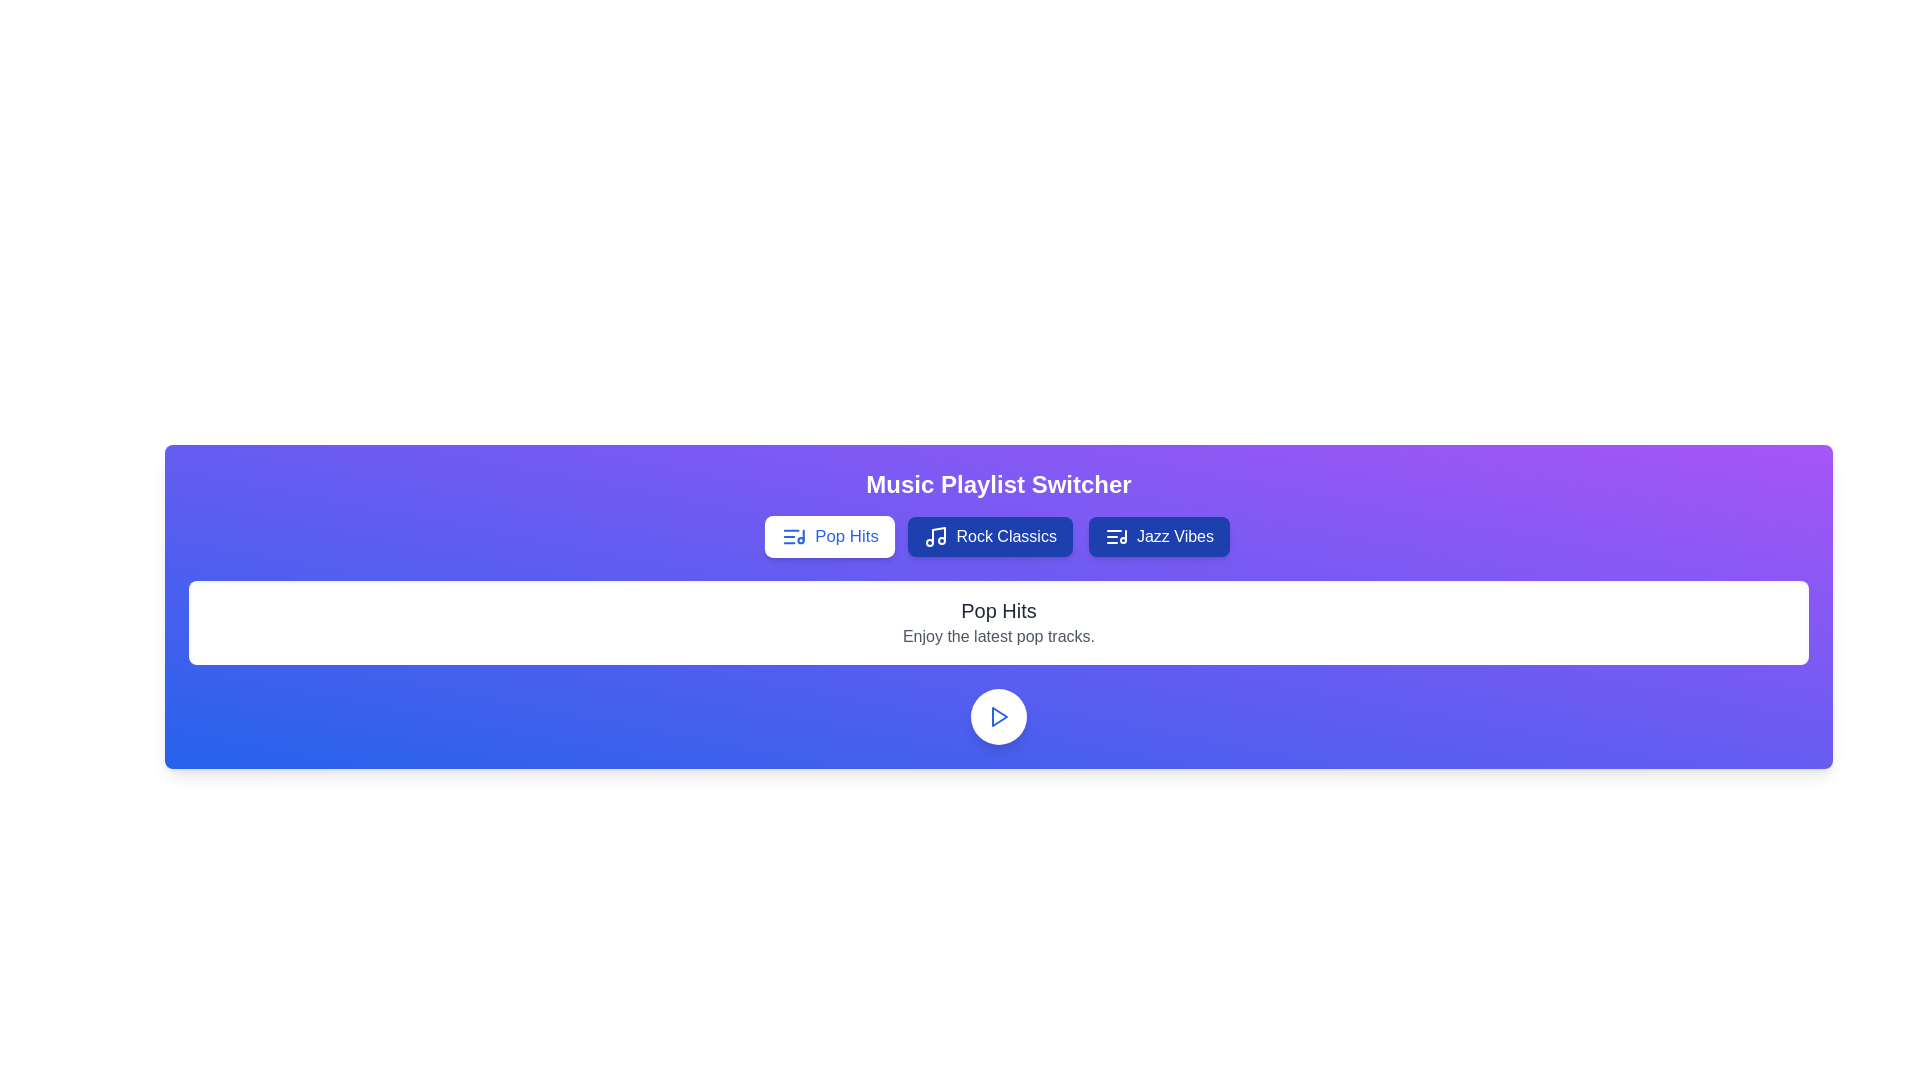 Image resolution: width=1920 pixels, height=1080 pixels. What do you see at coordinates (990, 535) in the screenshot?
I see `the 'Rock Classics' button, which features a musical note icon and a bold blue background, to switch to the 'Rock Classics' playlist` at bounding box center [990, 535].